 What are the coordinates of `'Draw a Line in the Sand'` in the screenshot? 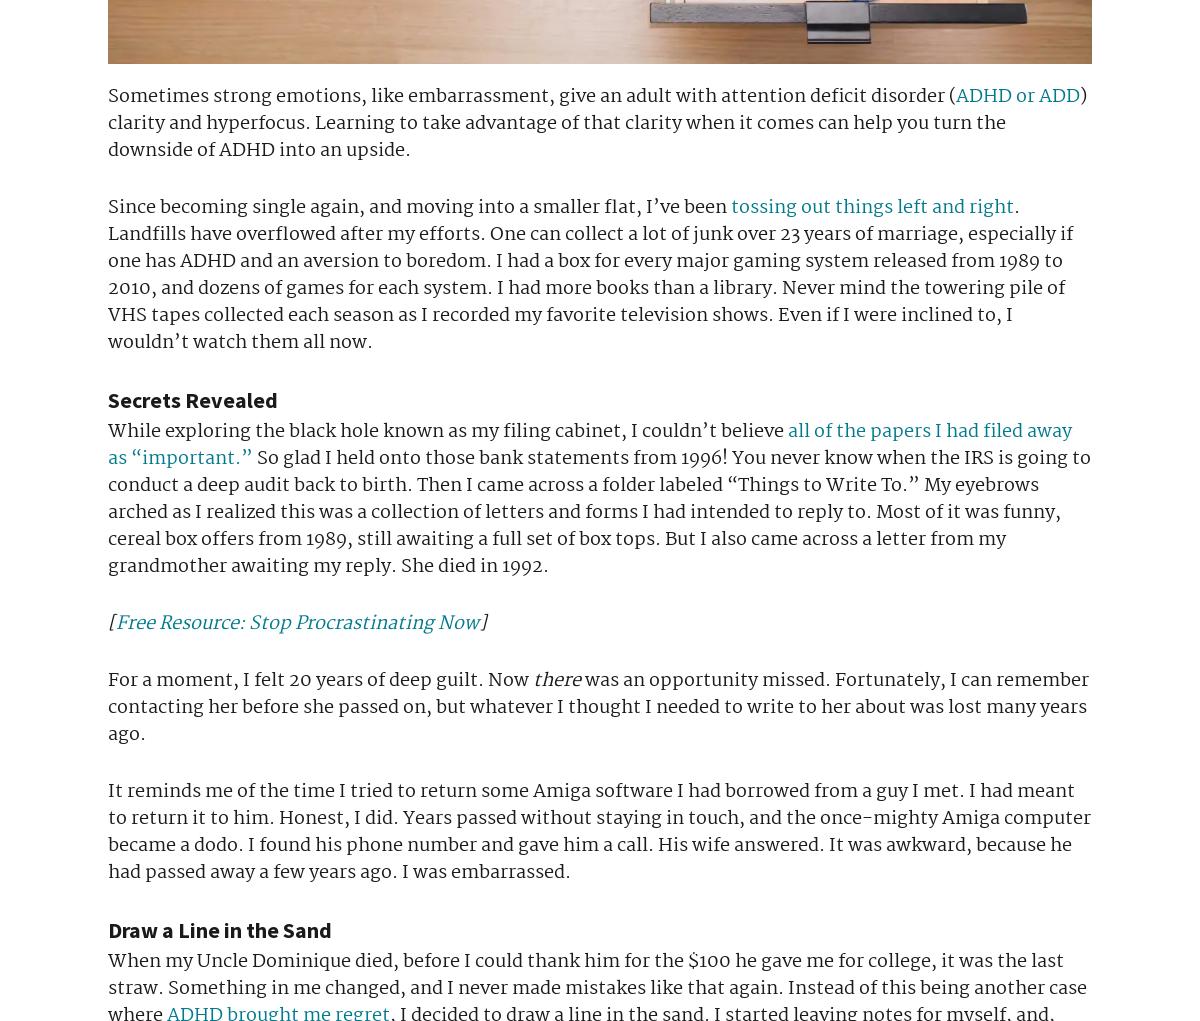 It's located at (218, 929).